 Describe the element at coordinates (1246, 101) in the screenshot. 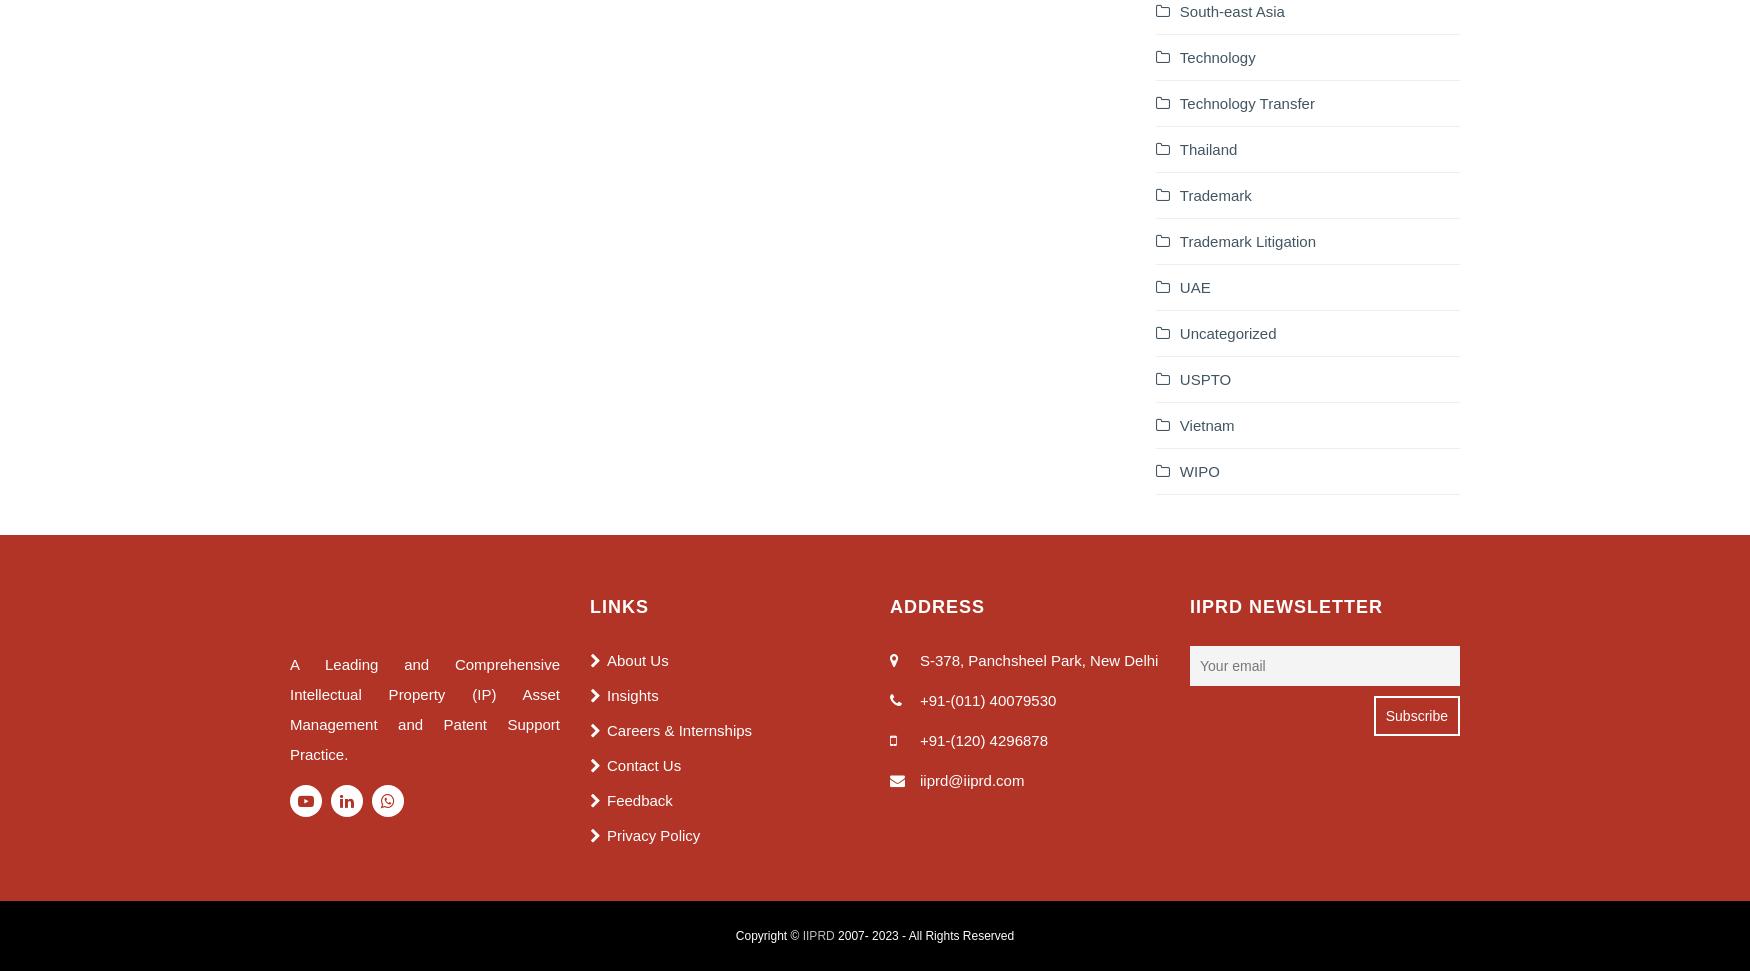

I see `'Technology Transfer'` at that location.